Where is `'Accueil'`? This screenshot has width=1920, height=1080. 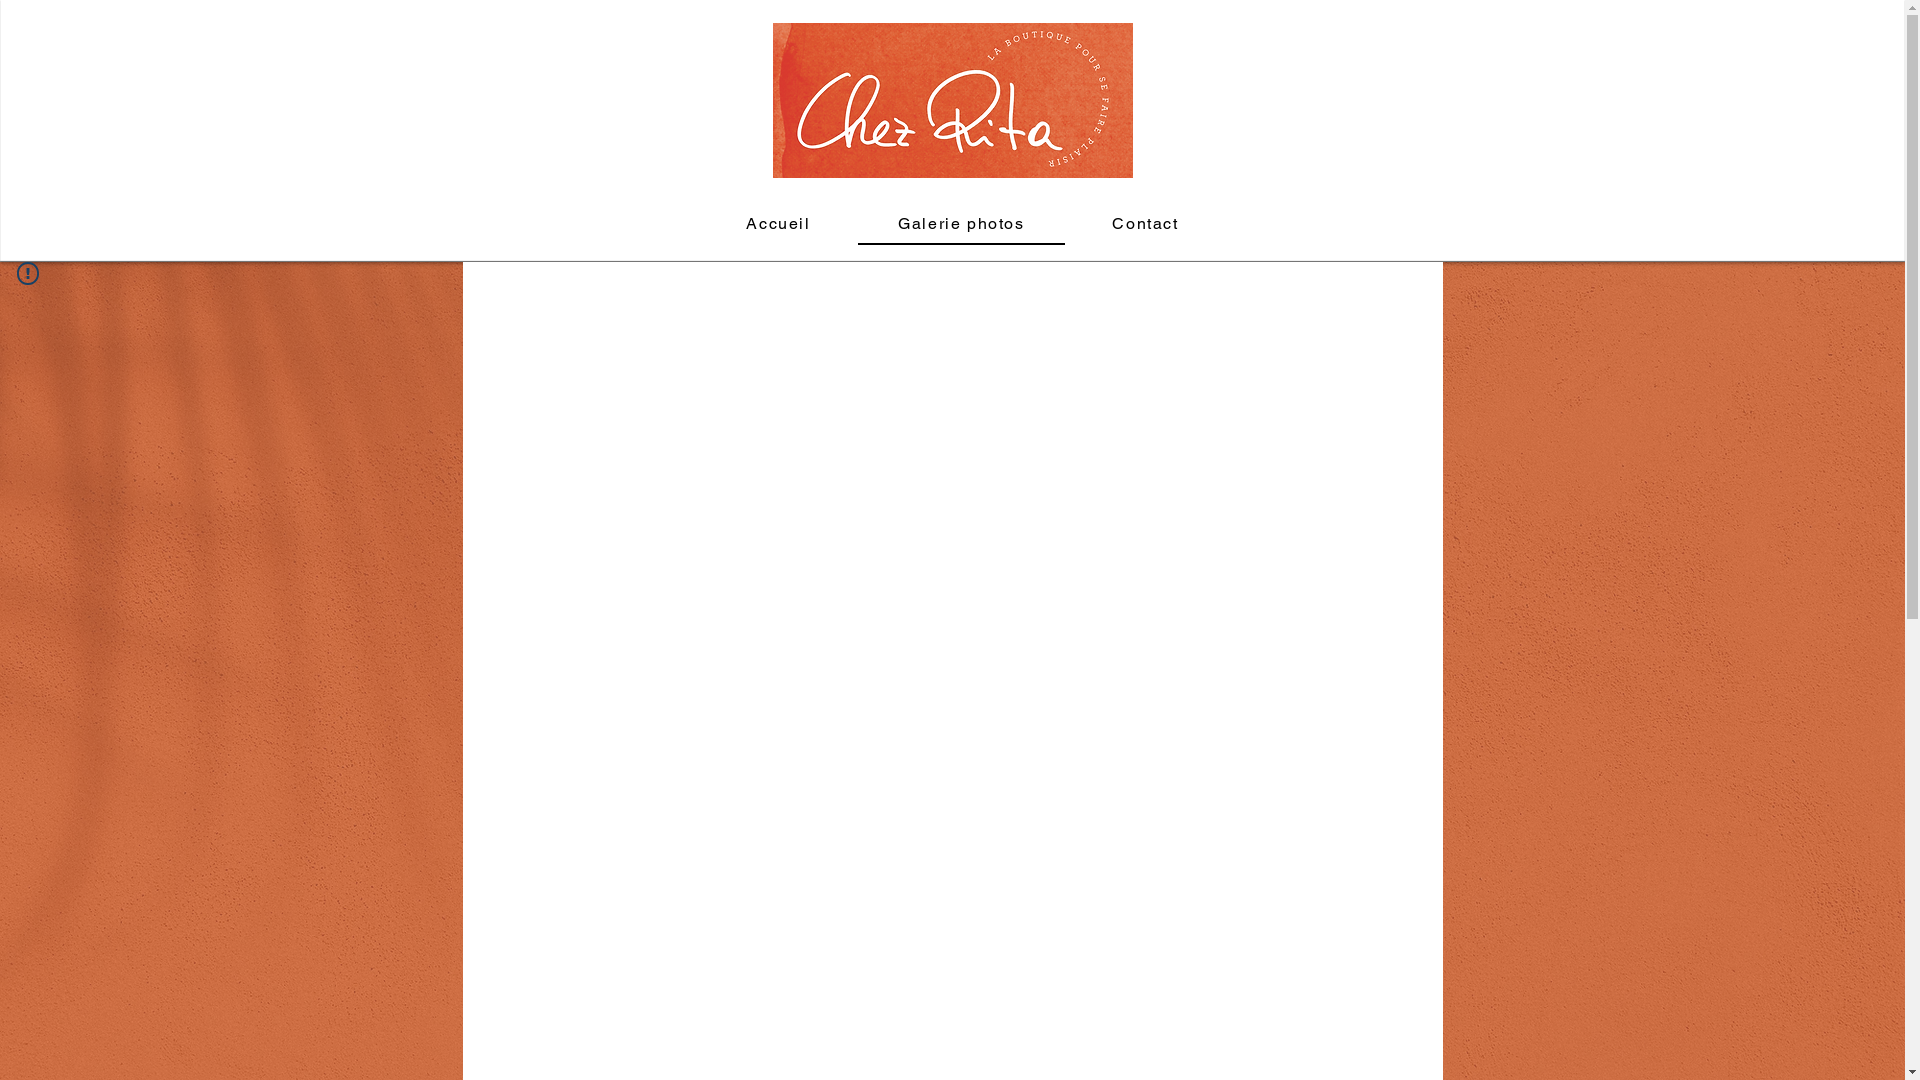
'Accueil' is located at coordinates (776, 224).